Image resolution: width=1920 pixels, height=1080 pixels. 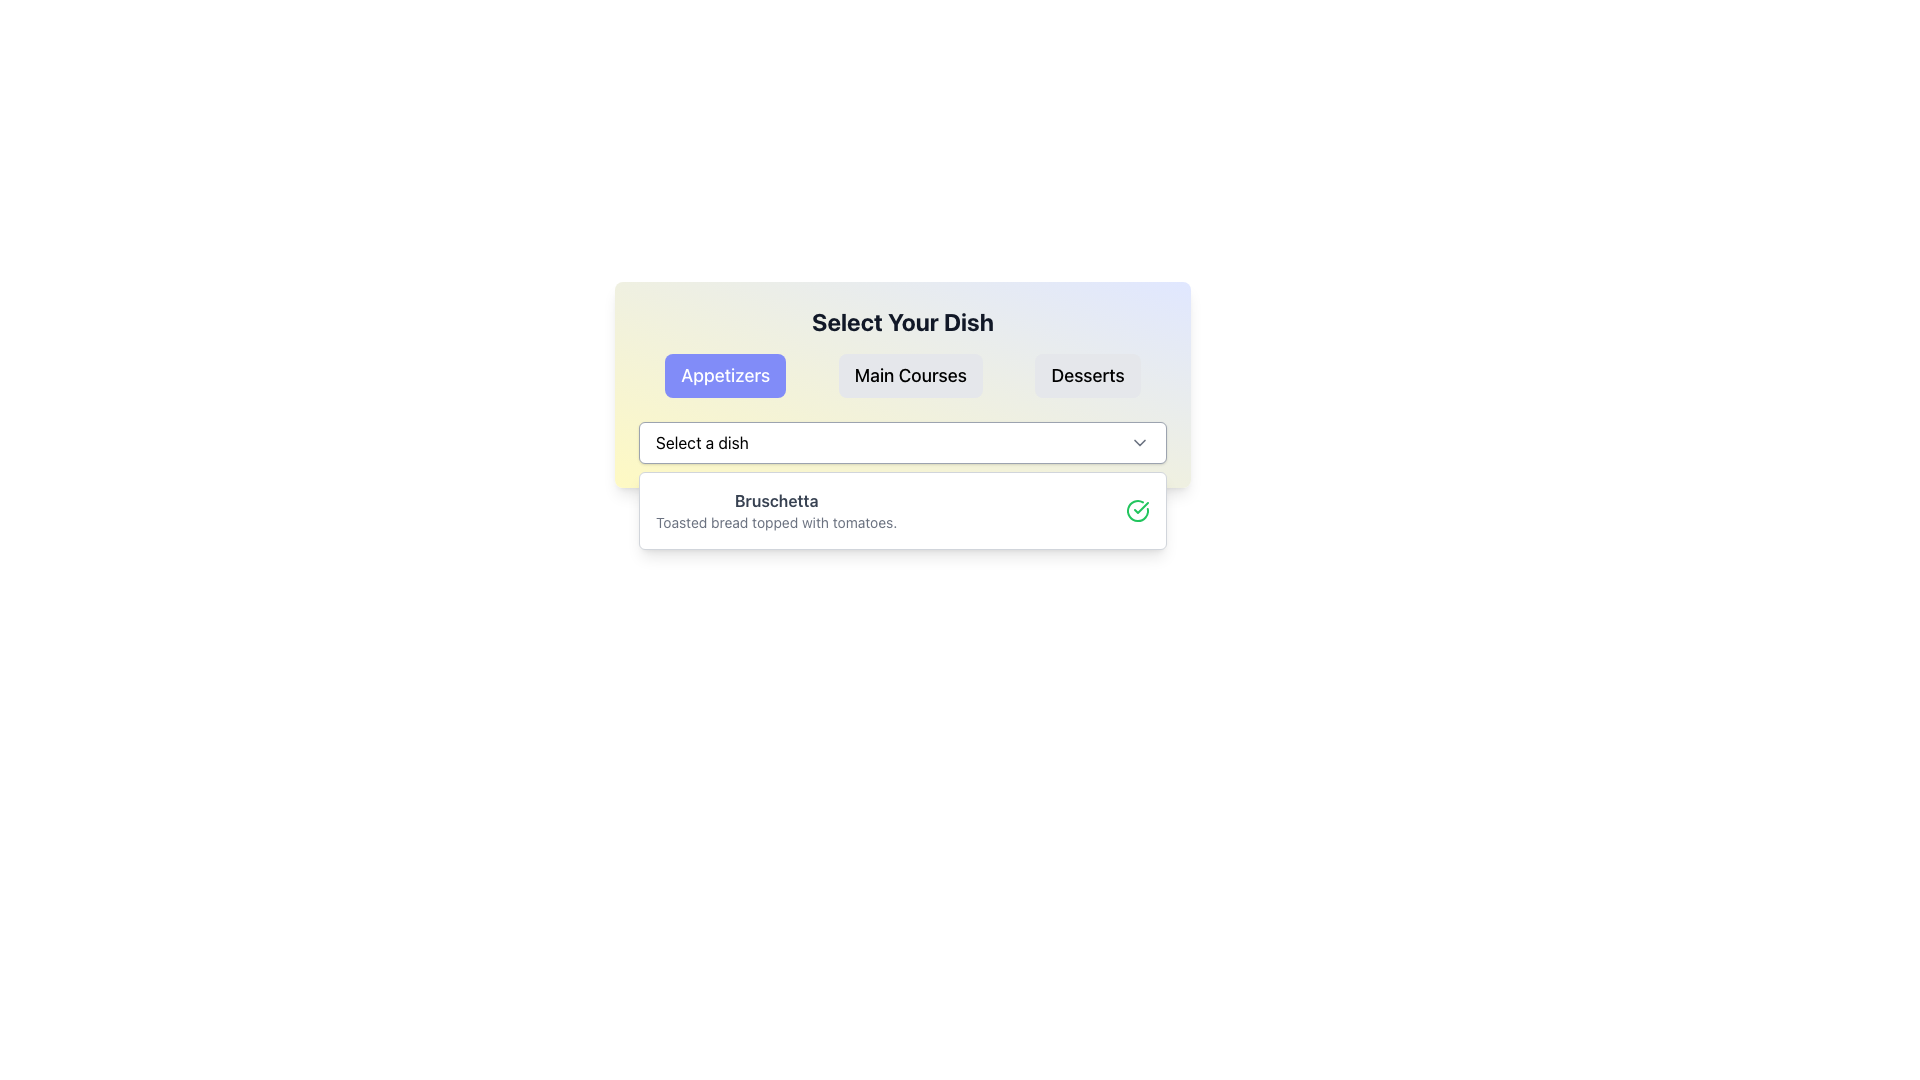 I want to click on the 'Desserts' button, which is a rectangular button with rounded corners, a light gray background, and bold black text, so click(x=1087, y=375).